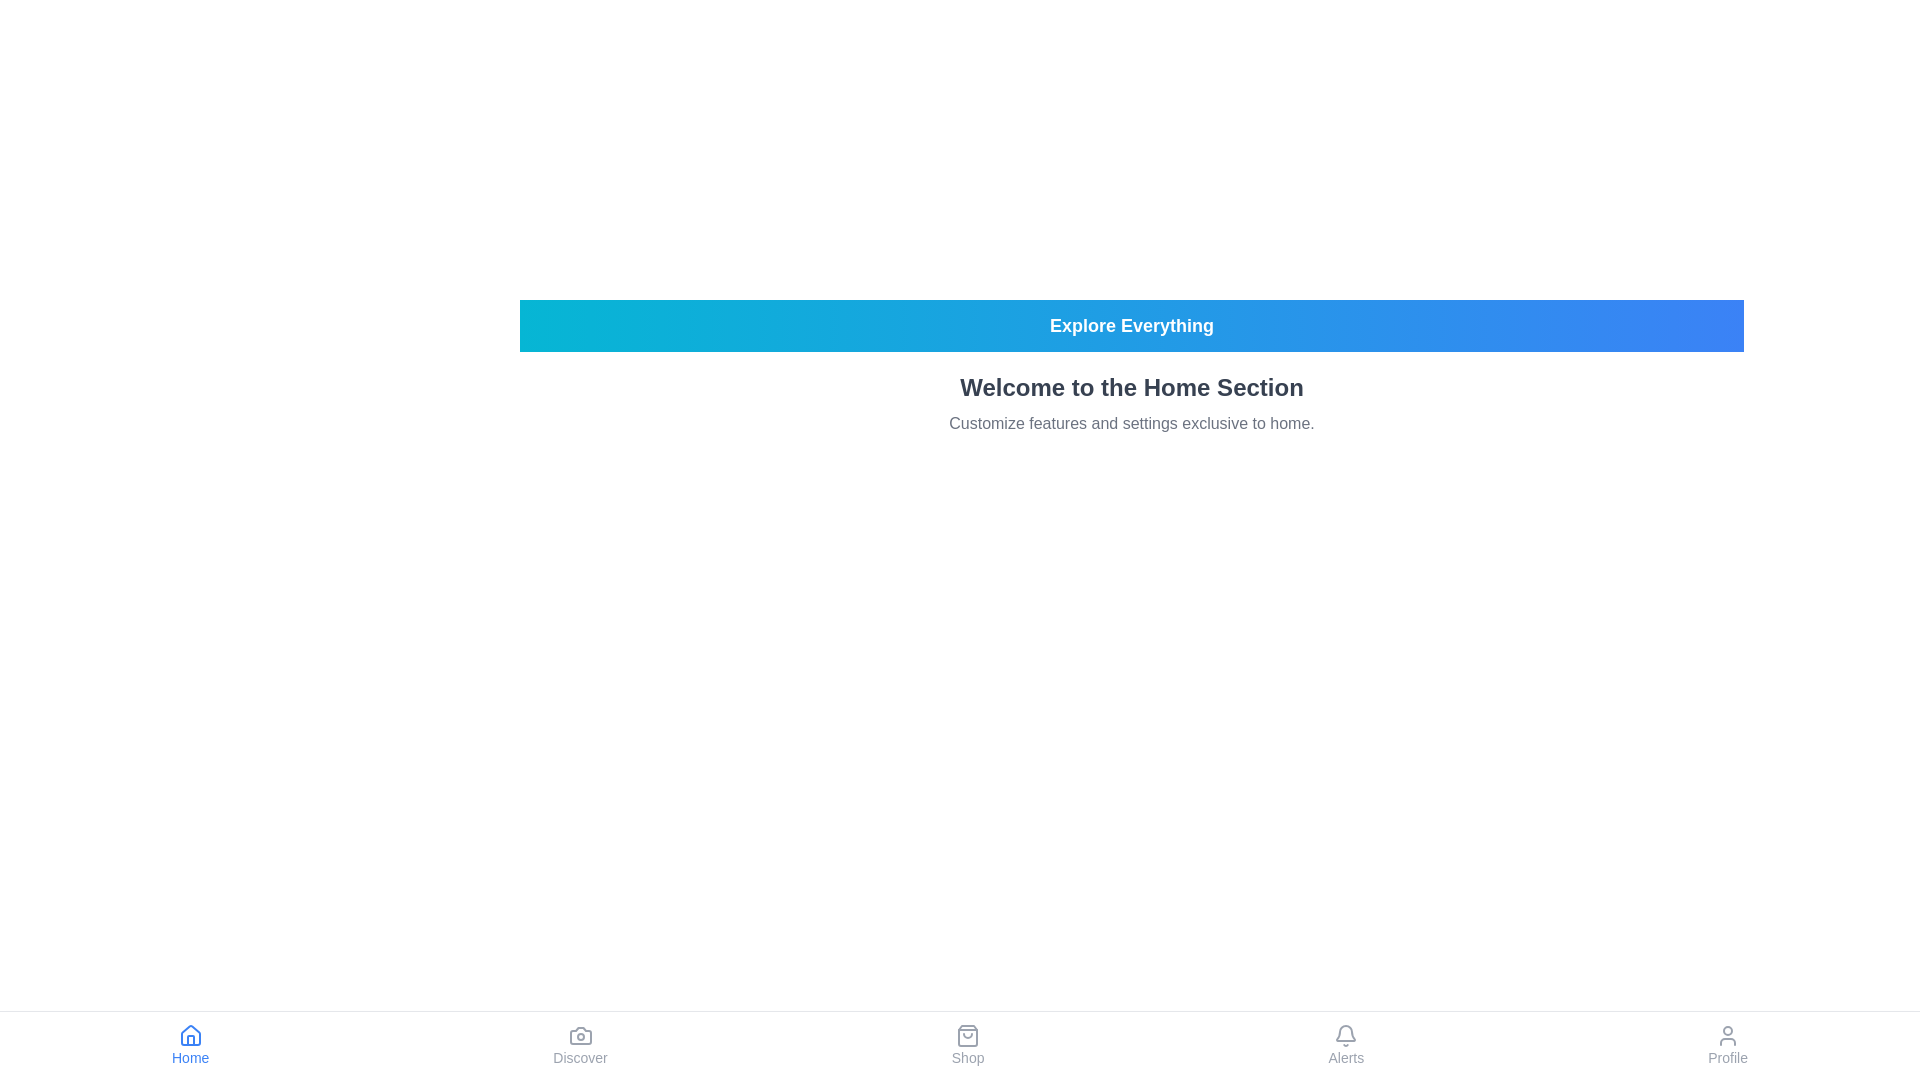 This screenshot has height=1080, width=1920. What do you see at coordinates (1346, 1044) in the screenshot?
I see `the Alerts tab in the footer` at bounding box center [1346, 1044].